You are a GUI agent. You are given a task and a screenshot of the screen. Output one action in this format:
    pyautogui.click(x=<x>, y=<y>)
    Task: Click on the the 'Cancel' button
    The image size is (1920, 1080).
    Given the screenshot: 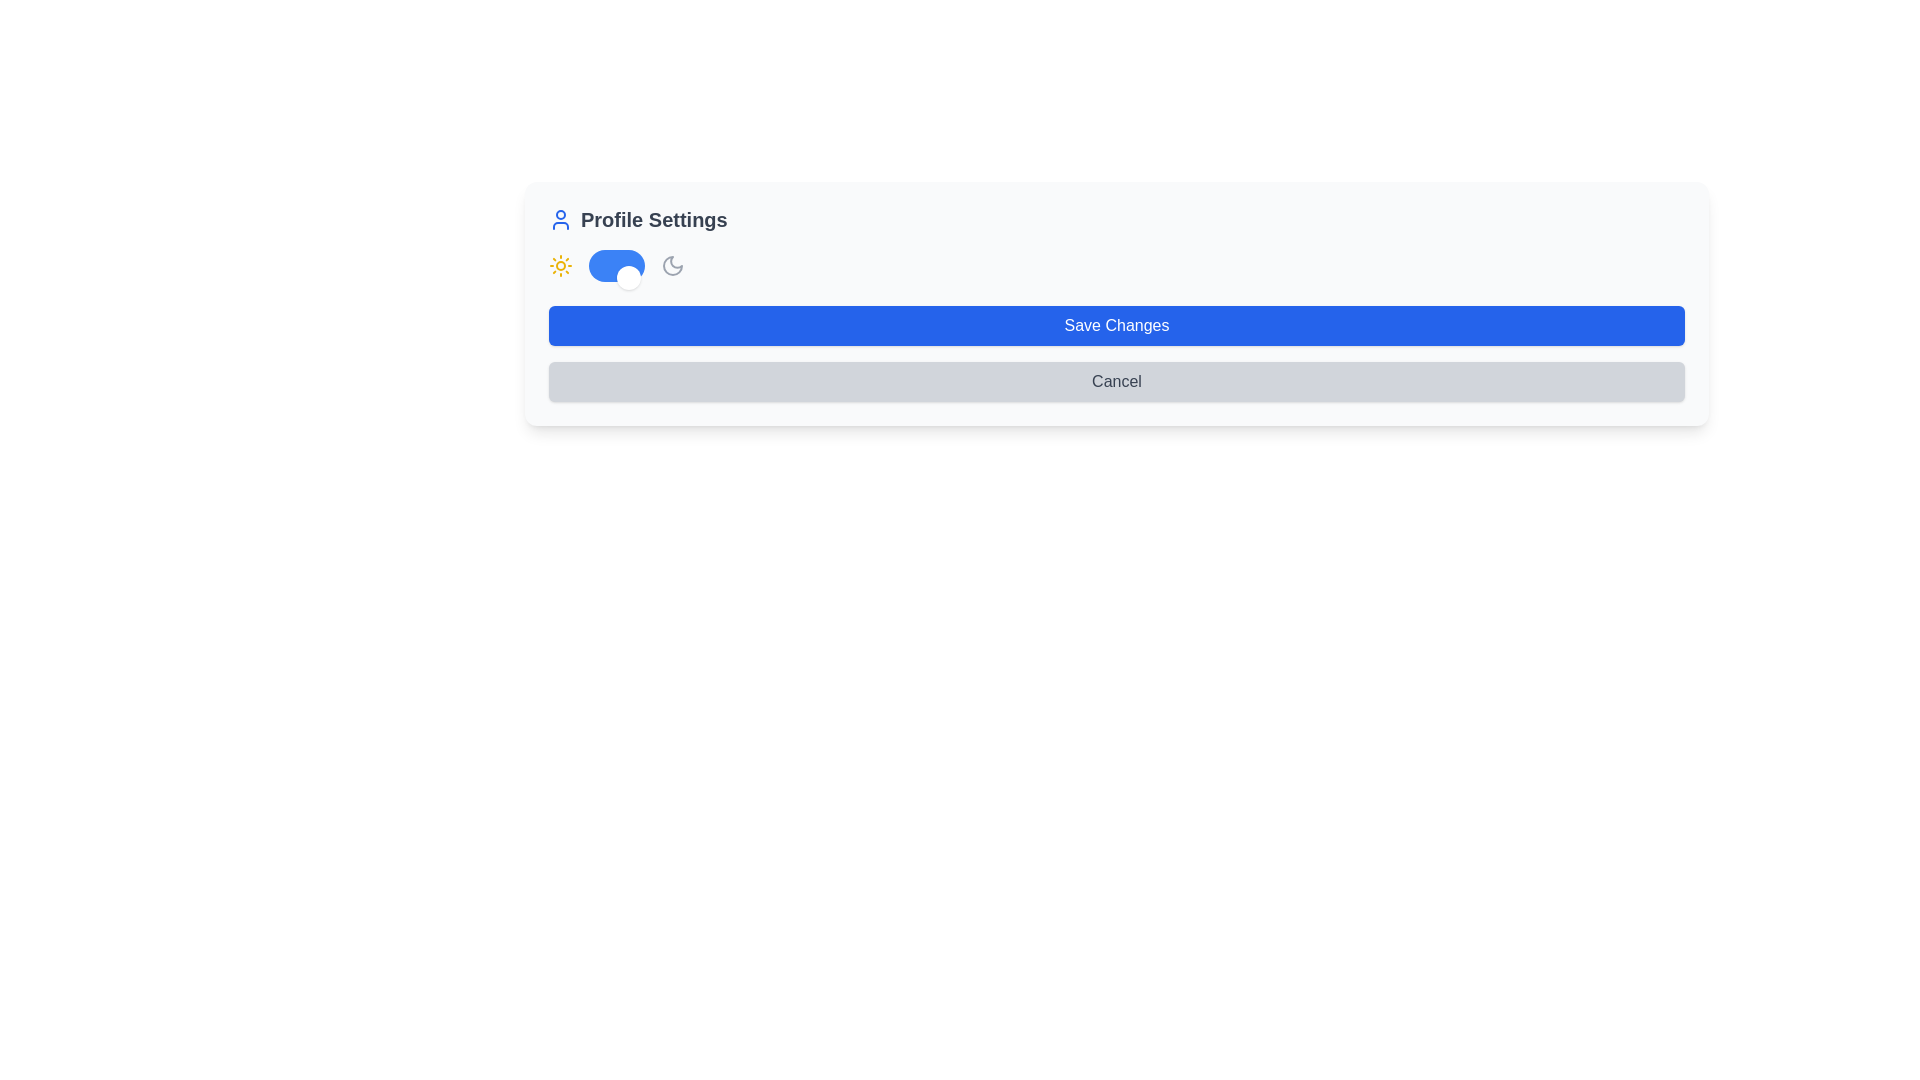 What is the action you would take?
    pyautogui.click(x=1116, y=381)
    